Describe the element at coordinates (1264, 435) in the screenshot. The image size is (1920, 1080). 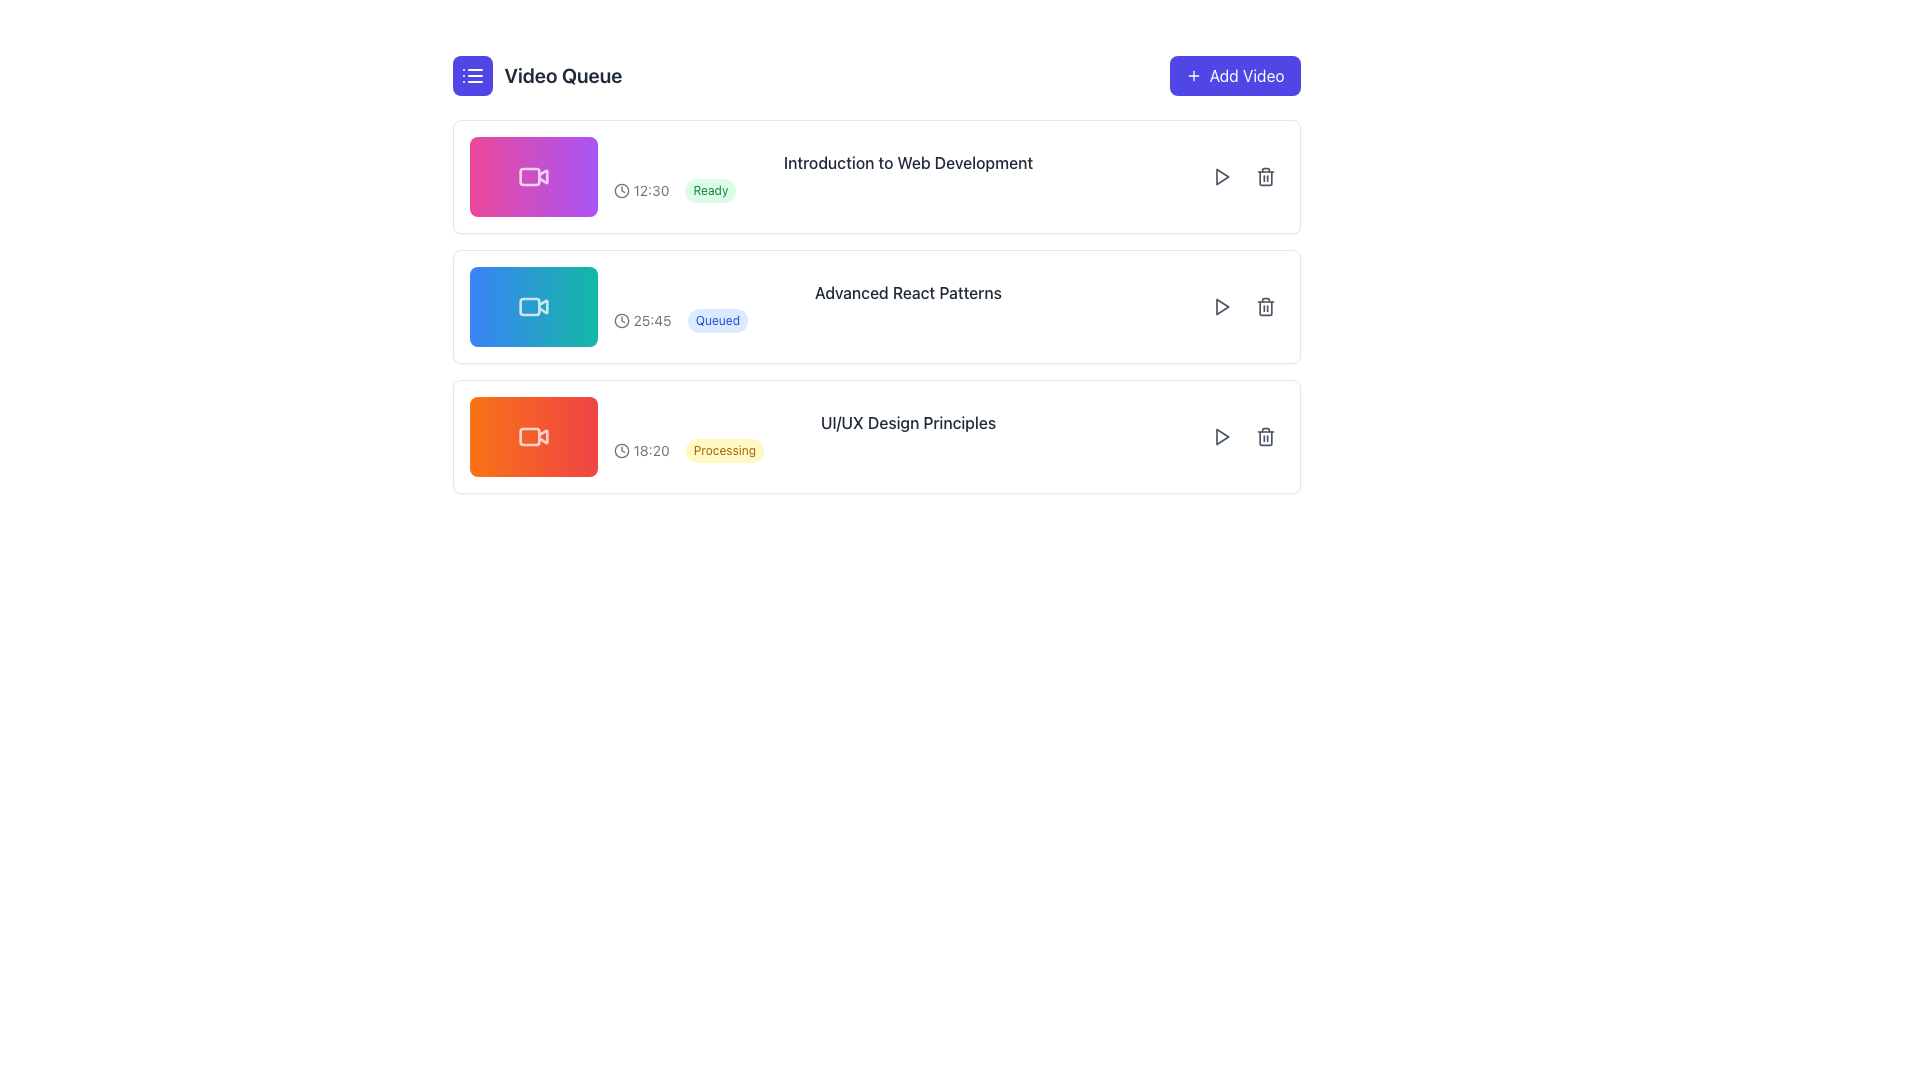
I see `the delete icon located at the far right of the third row in the video queue list, associated with 'UI/UX Design Principles'` at that location.